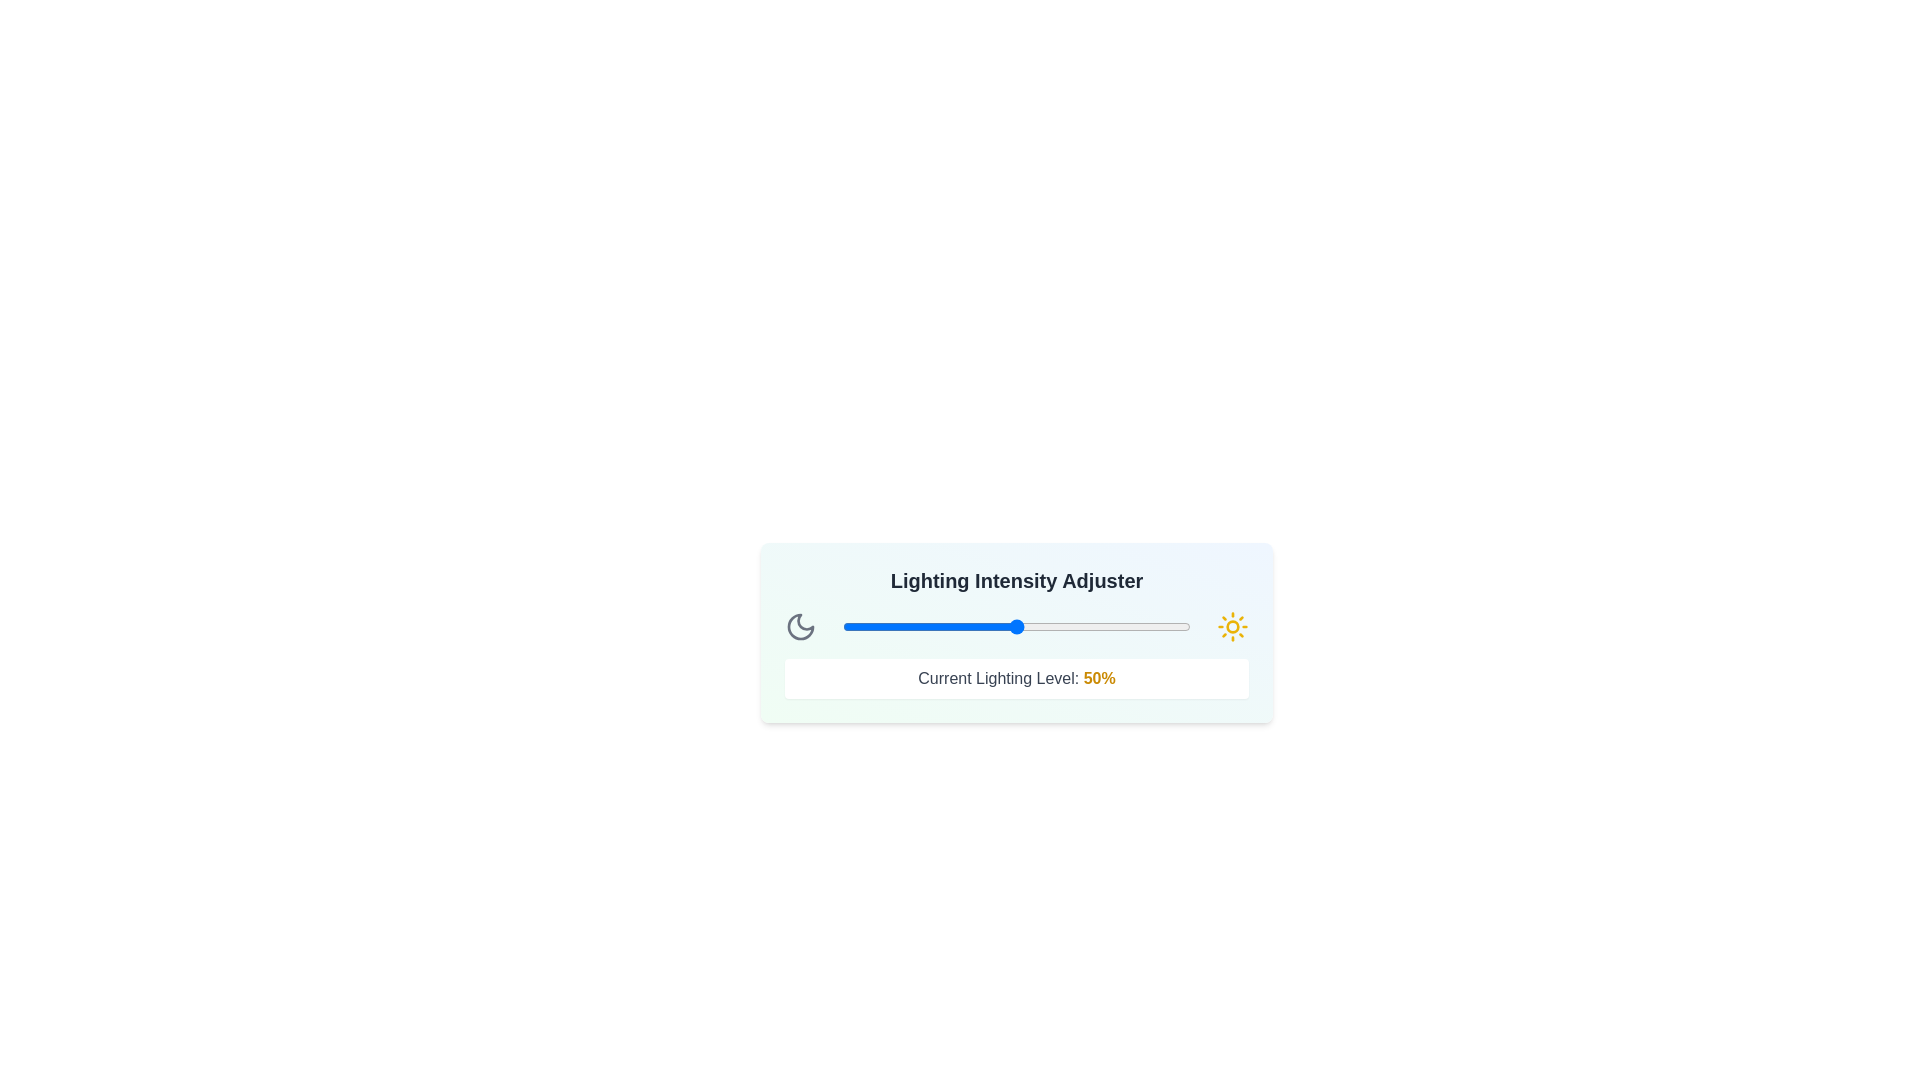 The image size is (1920, 1080). What do you see at coordinates (1232, 626) in the screenshot?
I see `the sun icon to increase the lighting intensity` at bounding box center [1232, 626].